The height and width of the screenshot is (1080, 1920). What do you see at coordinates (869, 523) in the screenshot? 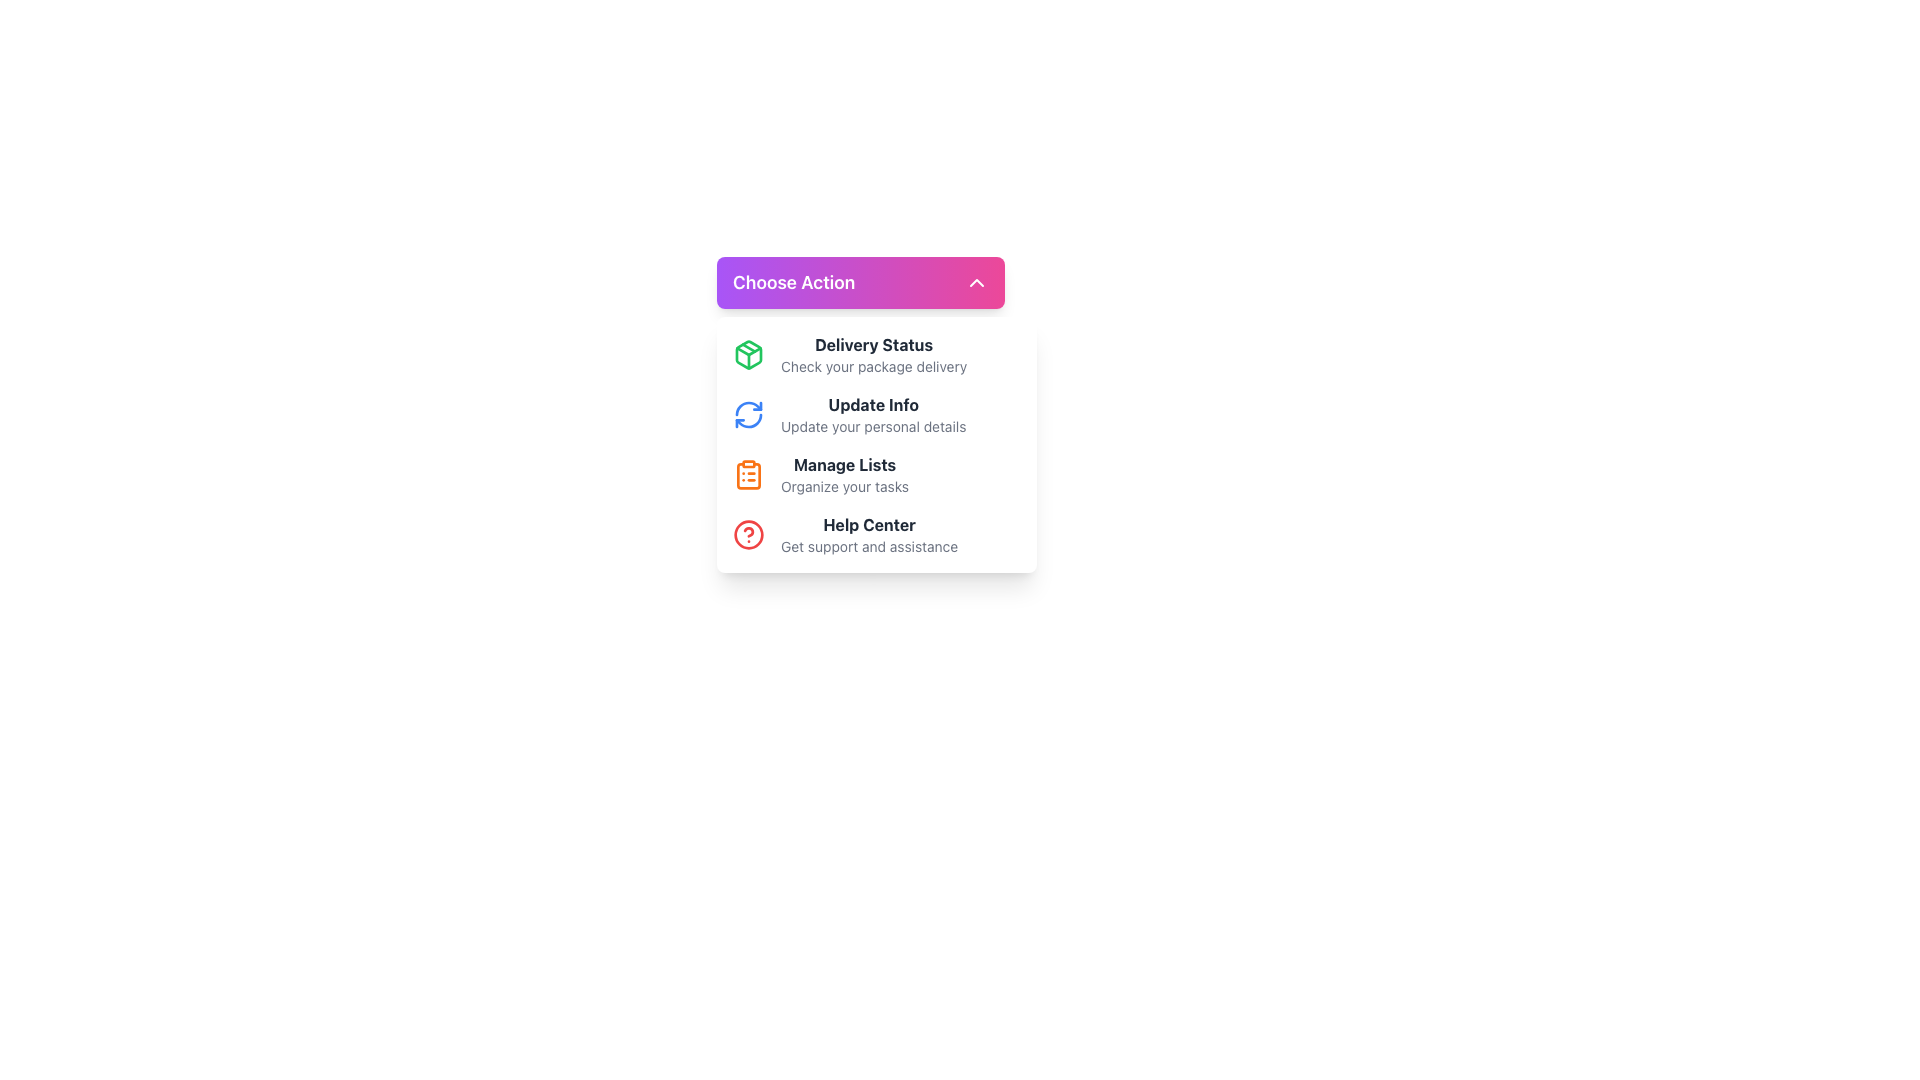
I see `text label displaying 'Help Center' located in the dropdown menu for assistance options` at bounding box center [869, 523].